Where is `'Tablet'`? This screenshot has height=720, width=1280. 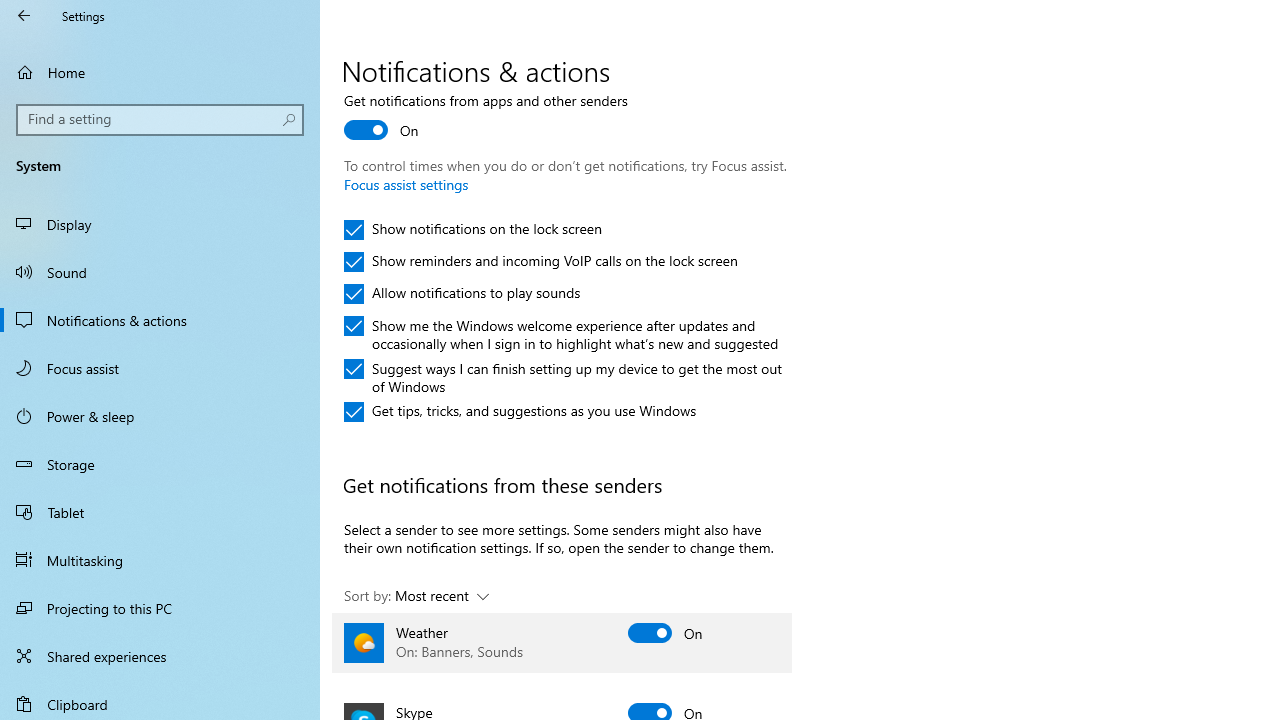
'Tablet' is located at coordinates (160, 510).